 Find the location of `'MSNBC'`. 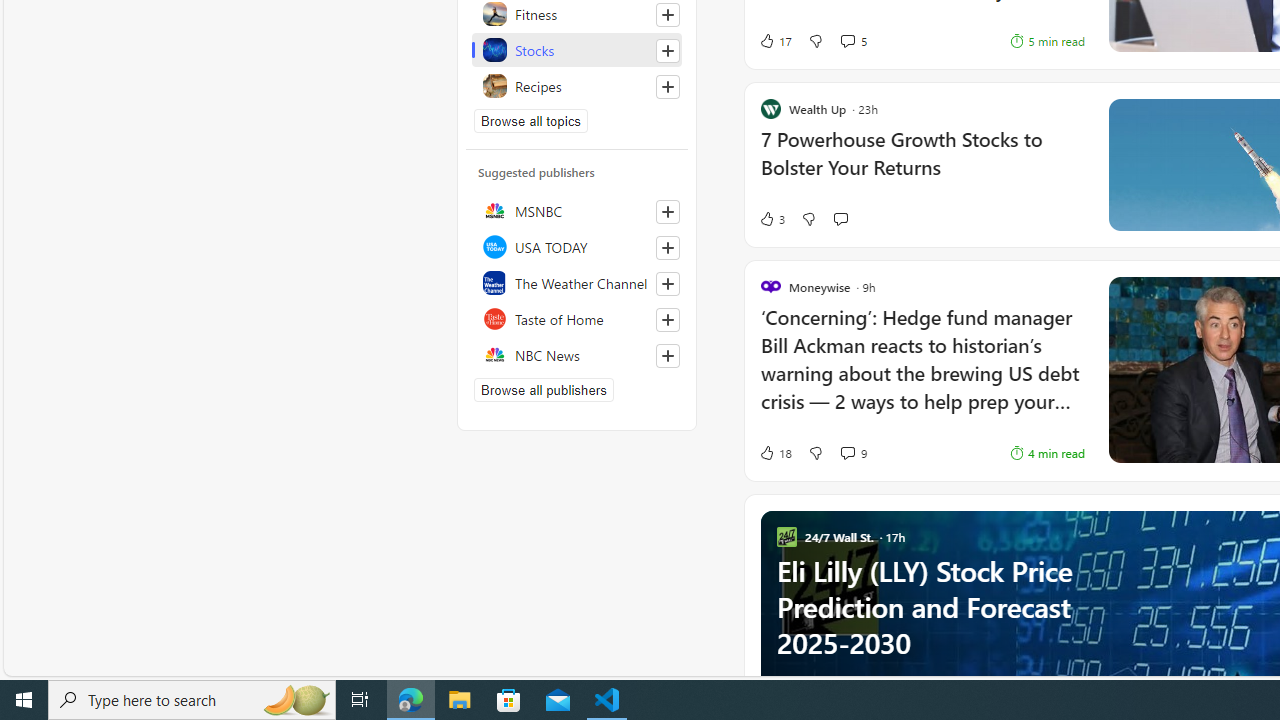

'MSNBC' is located at coordinates (576, 210).